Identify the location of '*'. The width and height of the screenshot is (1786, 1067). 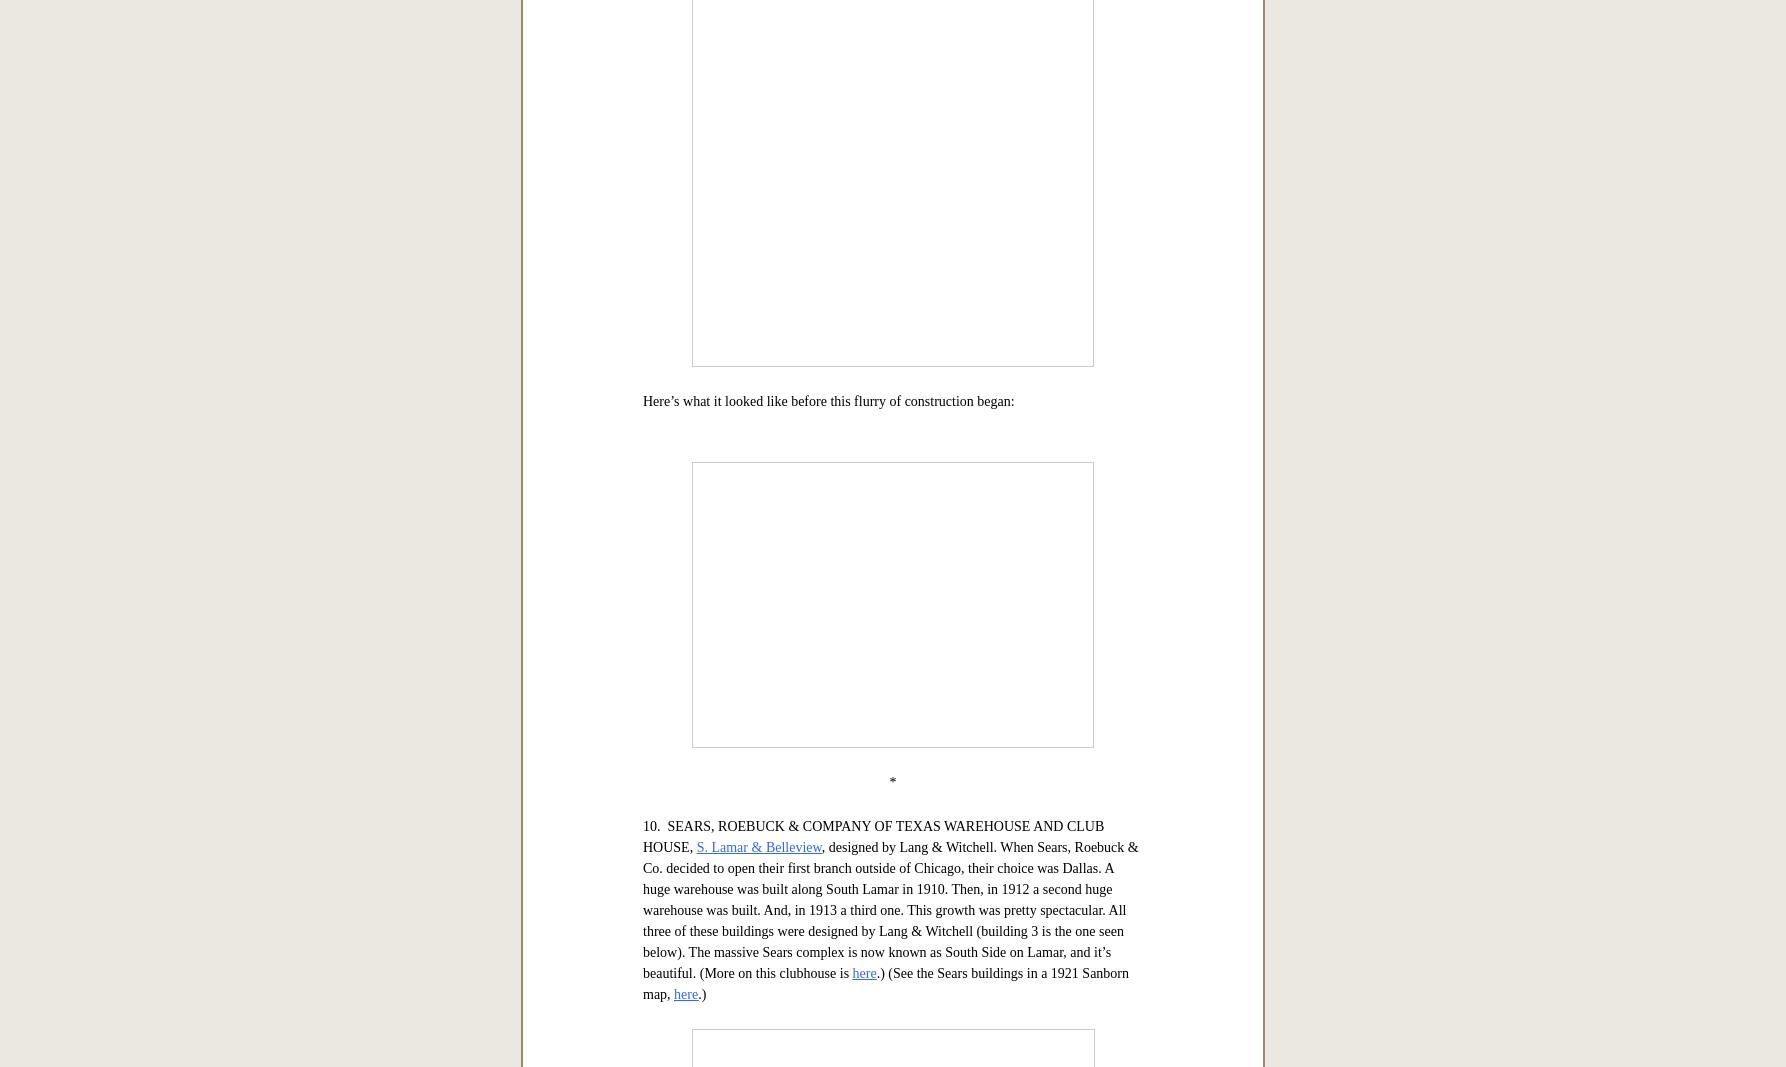
(888, 112).